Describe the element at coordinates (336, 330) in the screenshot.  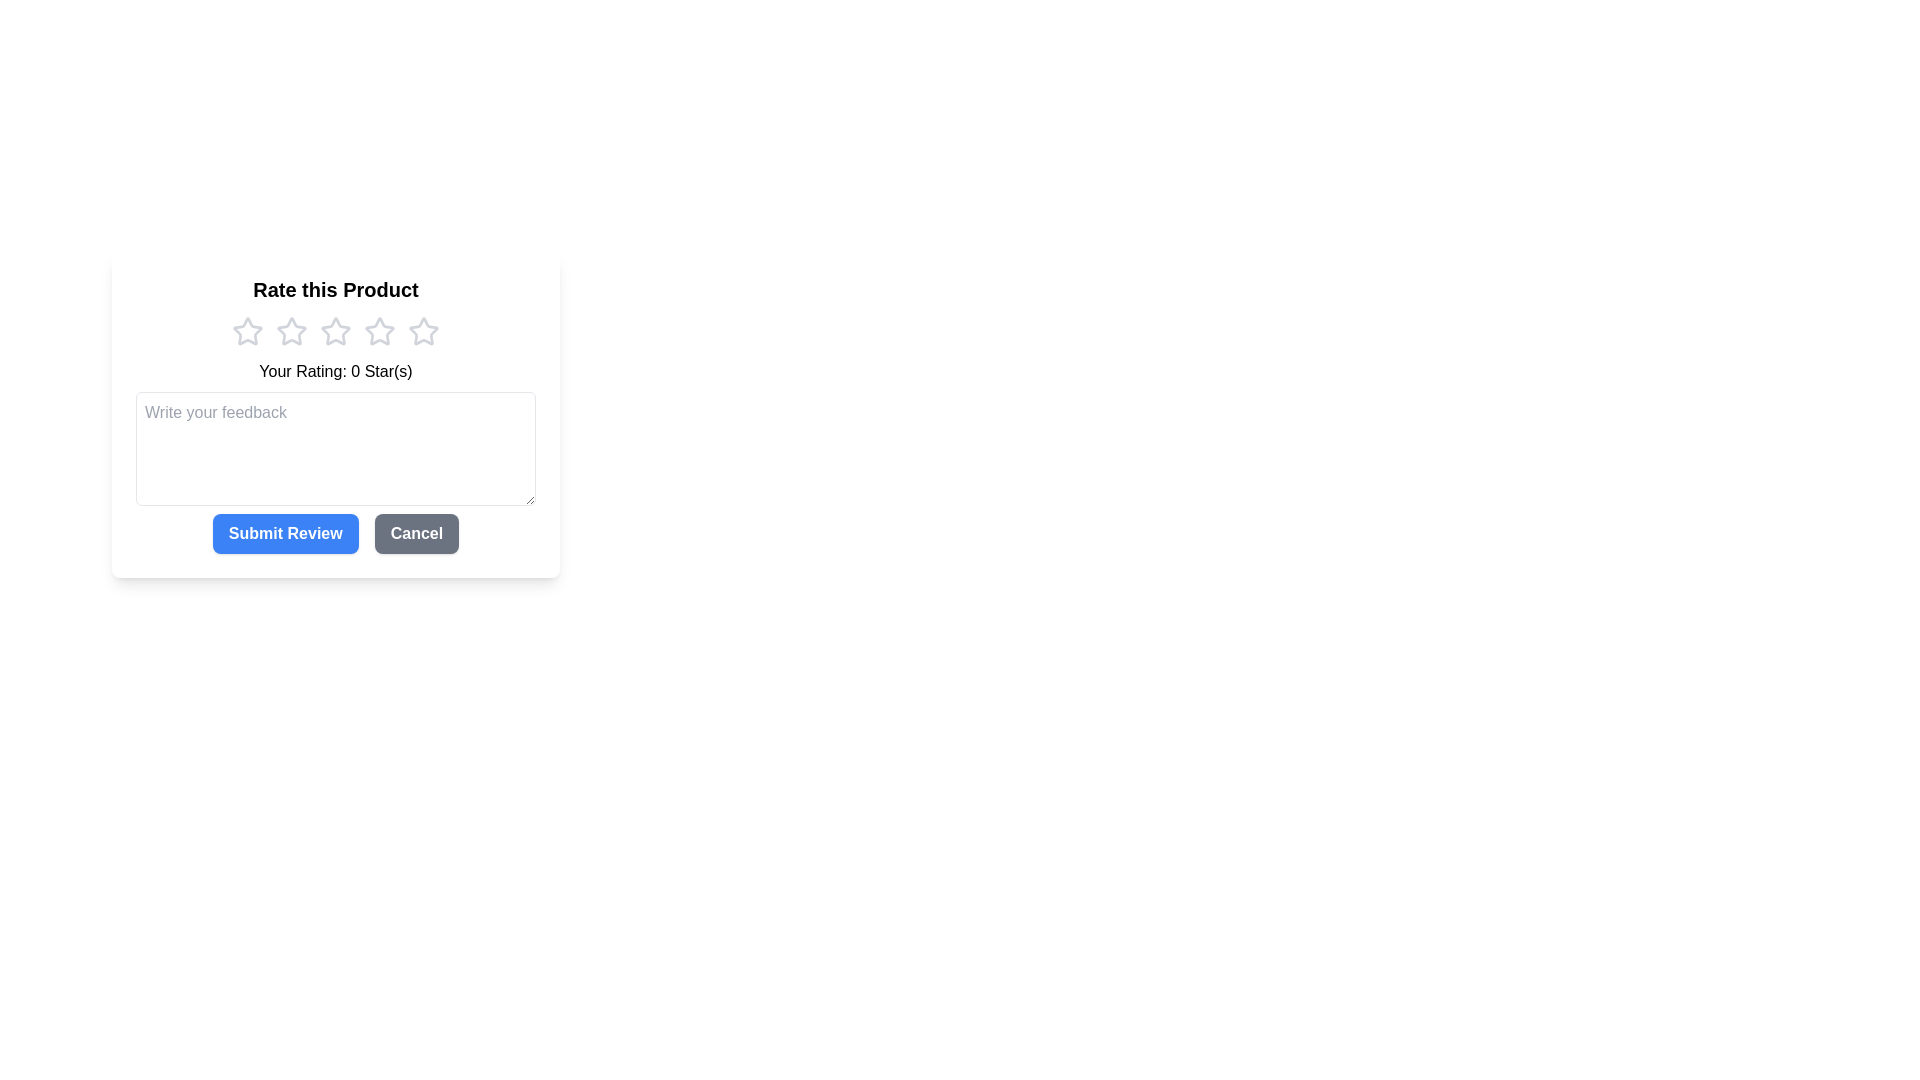
I see `the third star icon in the horizontal arrangement of five stars to set or change the rating` at that location.